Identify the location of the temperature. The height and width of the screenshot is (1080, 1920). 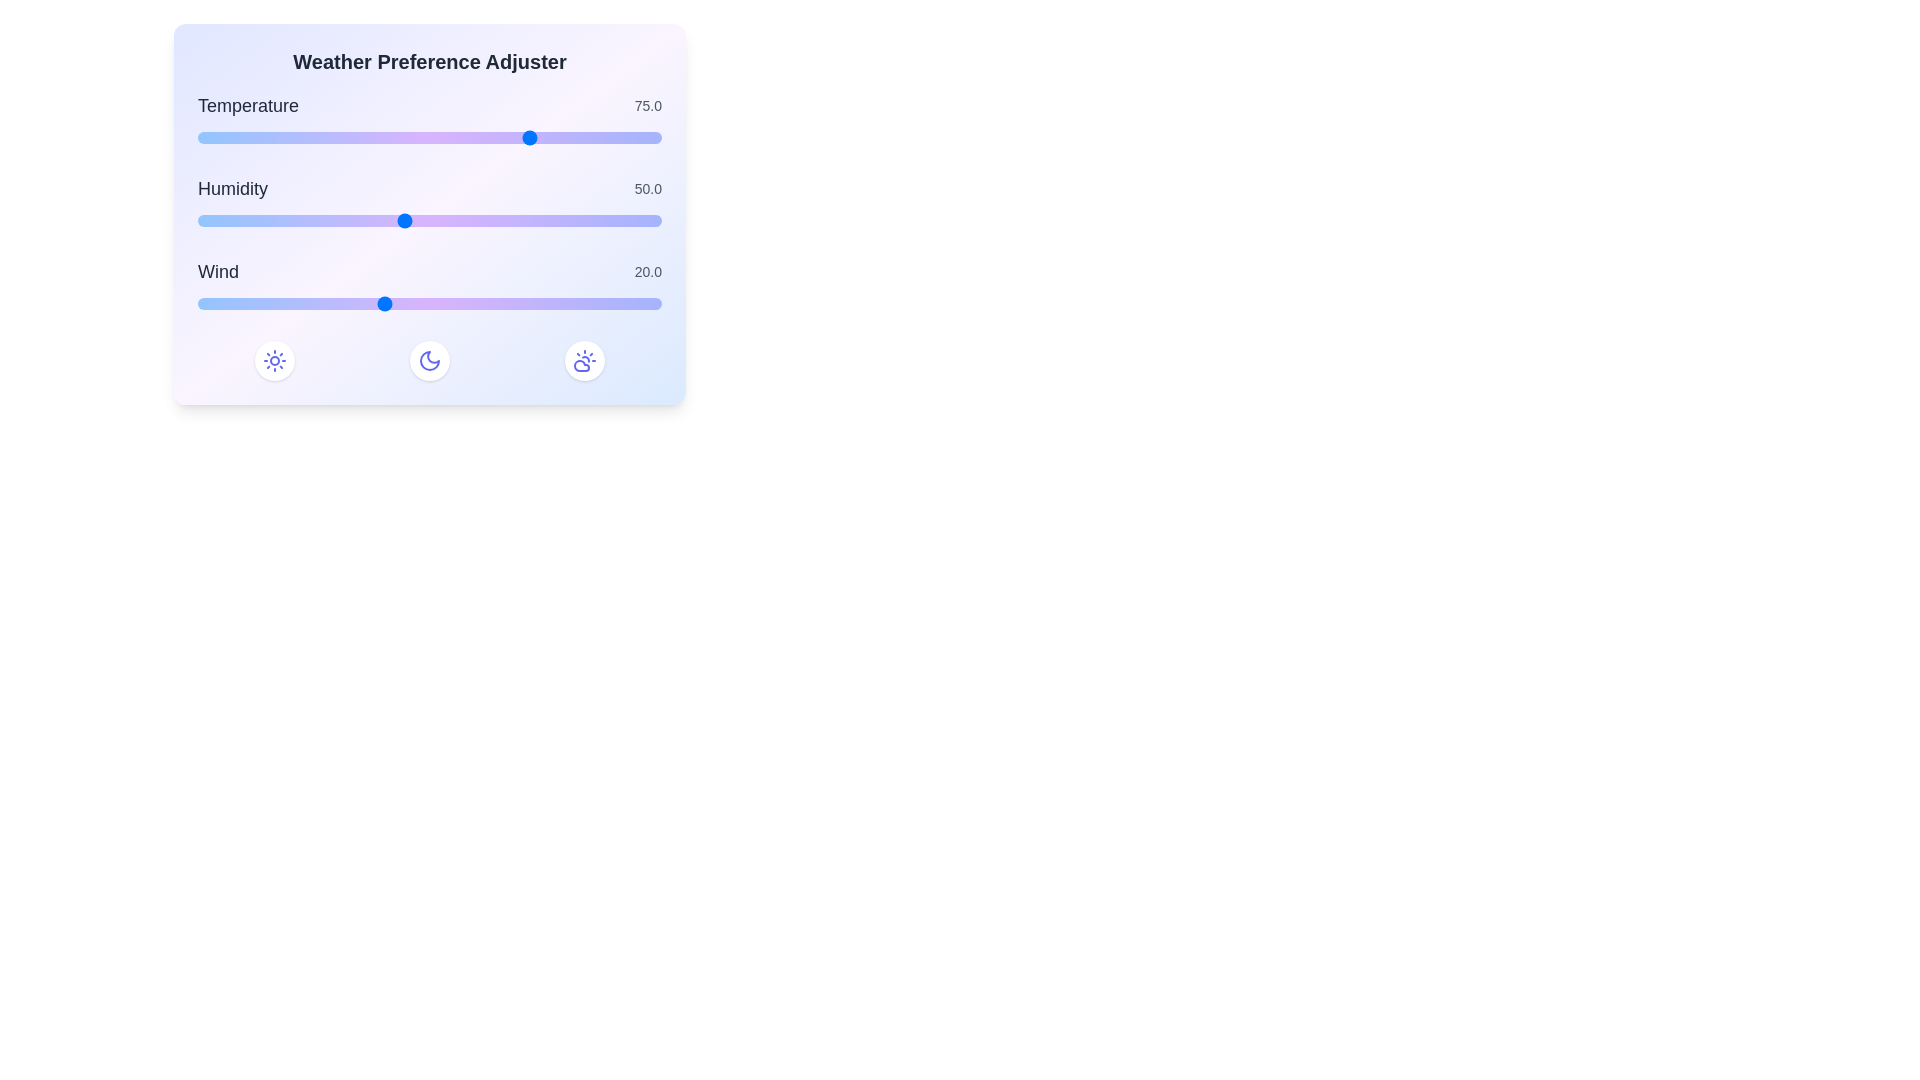
(208, 137).